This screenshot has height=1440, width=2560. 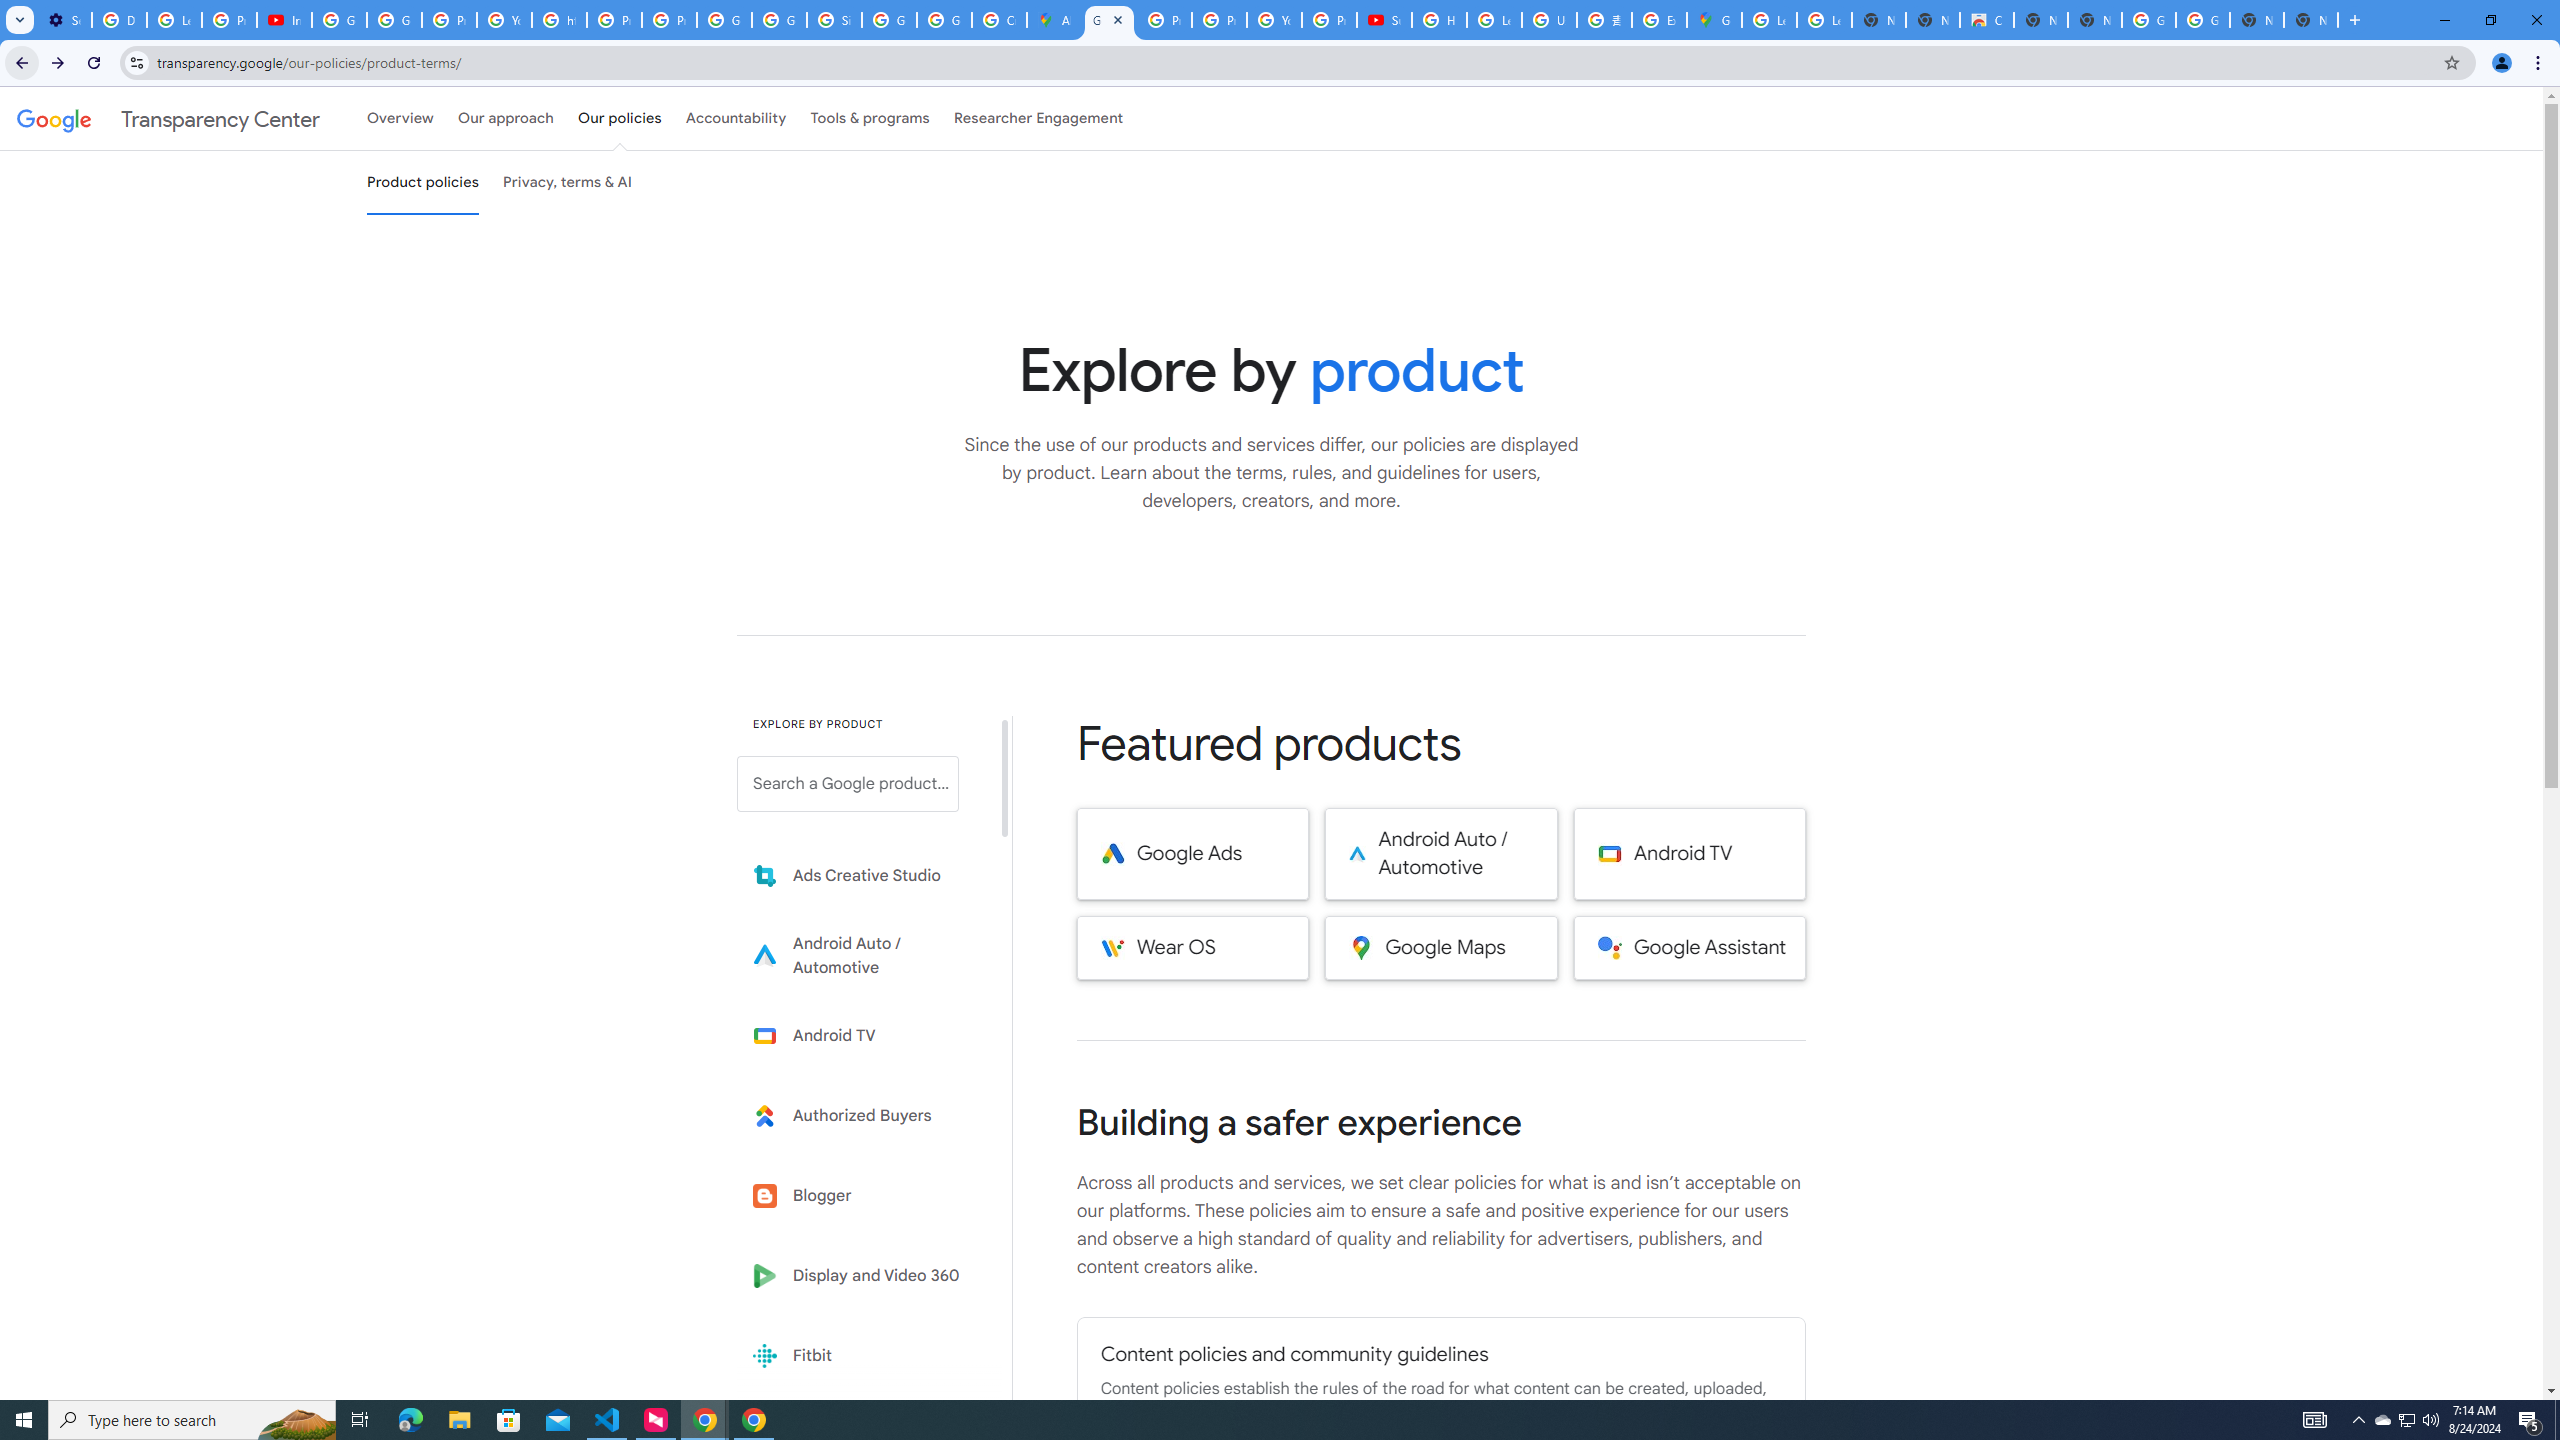 I want to click on 'Accountability', so click(x=735, y=118).